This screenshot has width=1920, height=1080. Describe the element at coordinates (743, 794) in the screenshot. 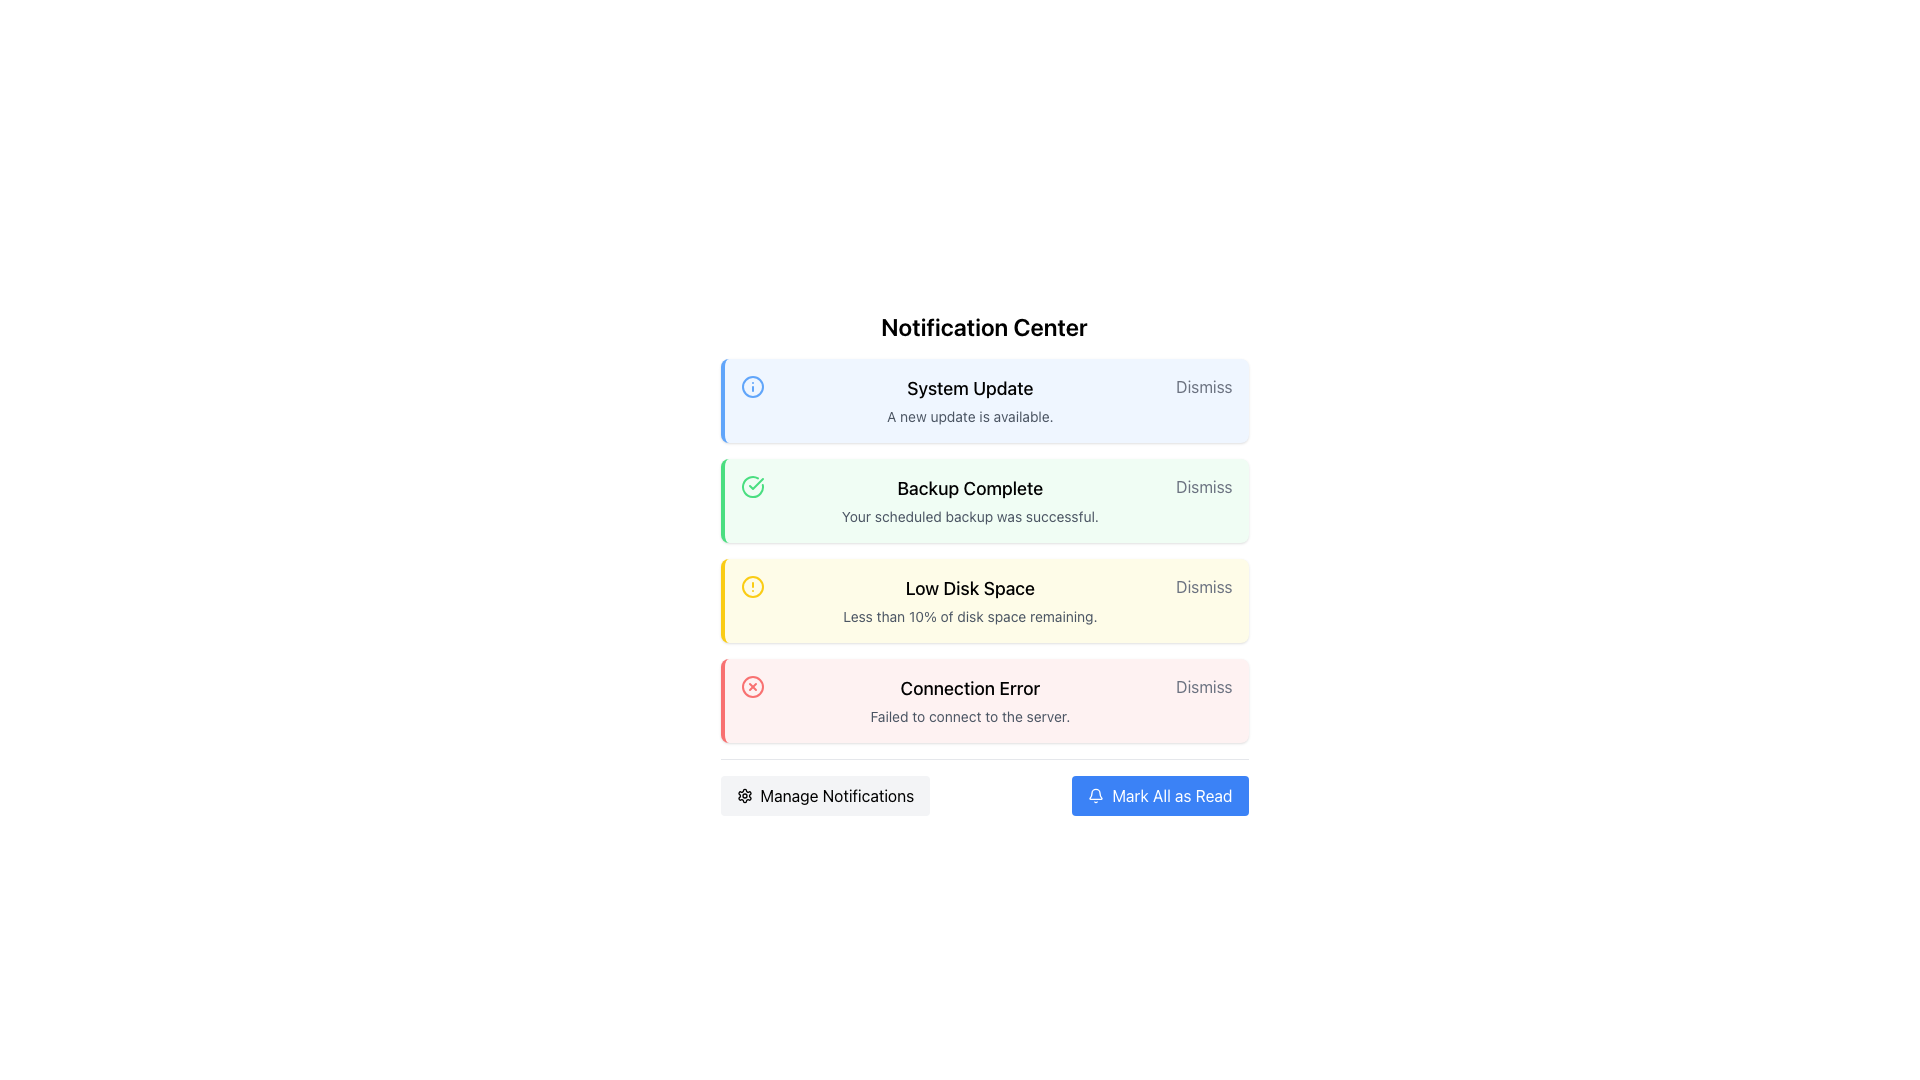

I see `the settings icon for managing notifications, which is the leftmost item within the 'Manage Notifications' button located at the bottom left of the notification interface` at that location.